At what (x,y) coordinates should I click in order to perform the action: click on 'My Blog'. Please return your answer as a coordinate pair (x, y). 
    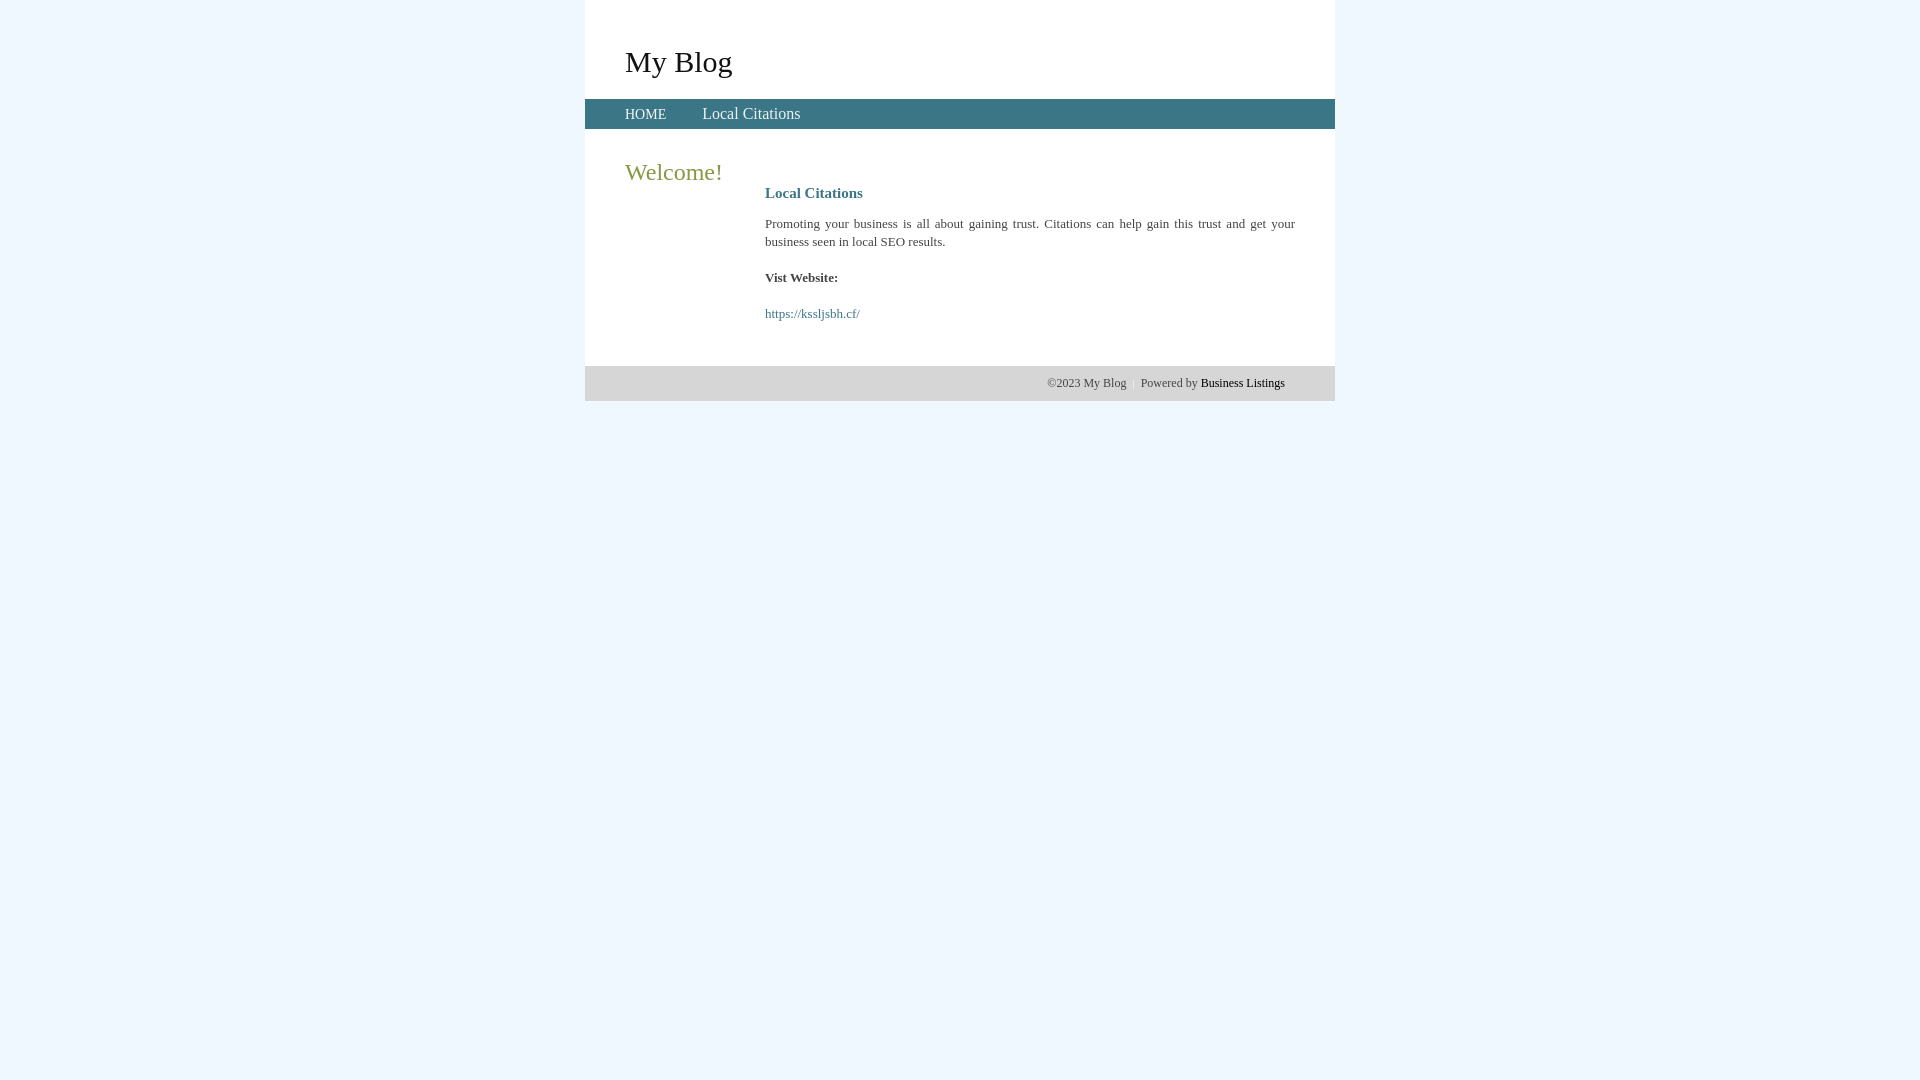
    Looking at the image, I should click on (678, 60).